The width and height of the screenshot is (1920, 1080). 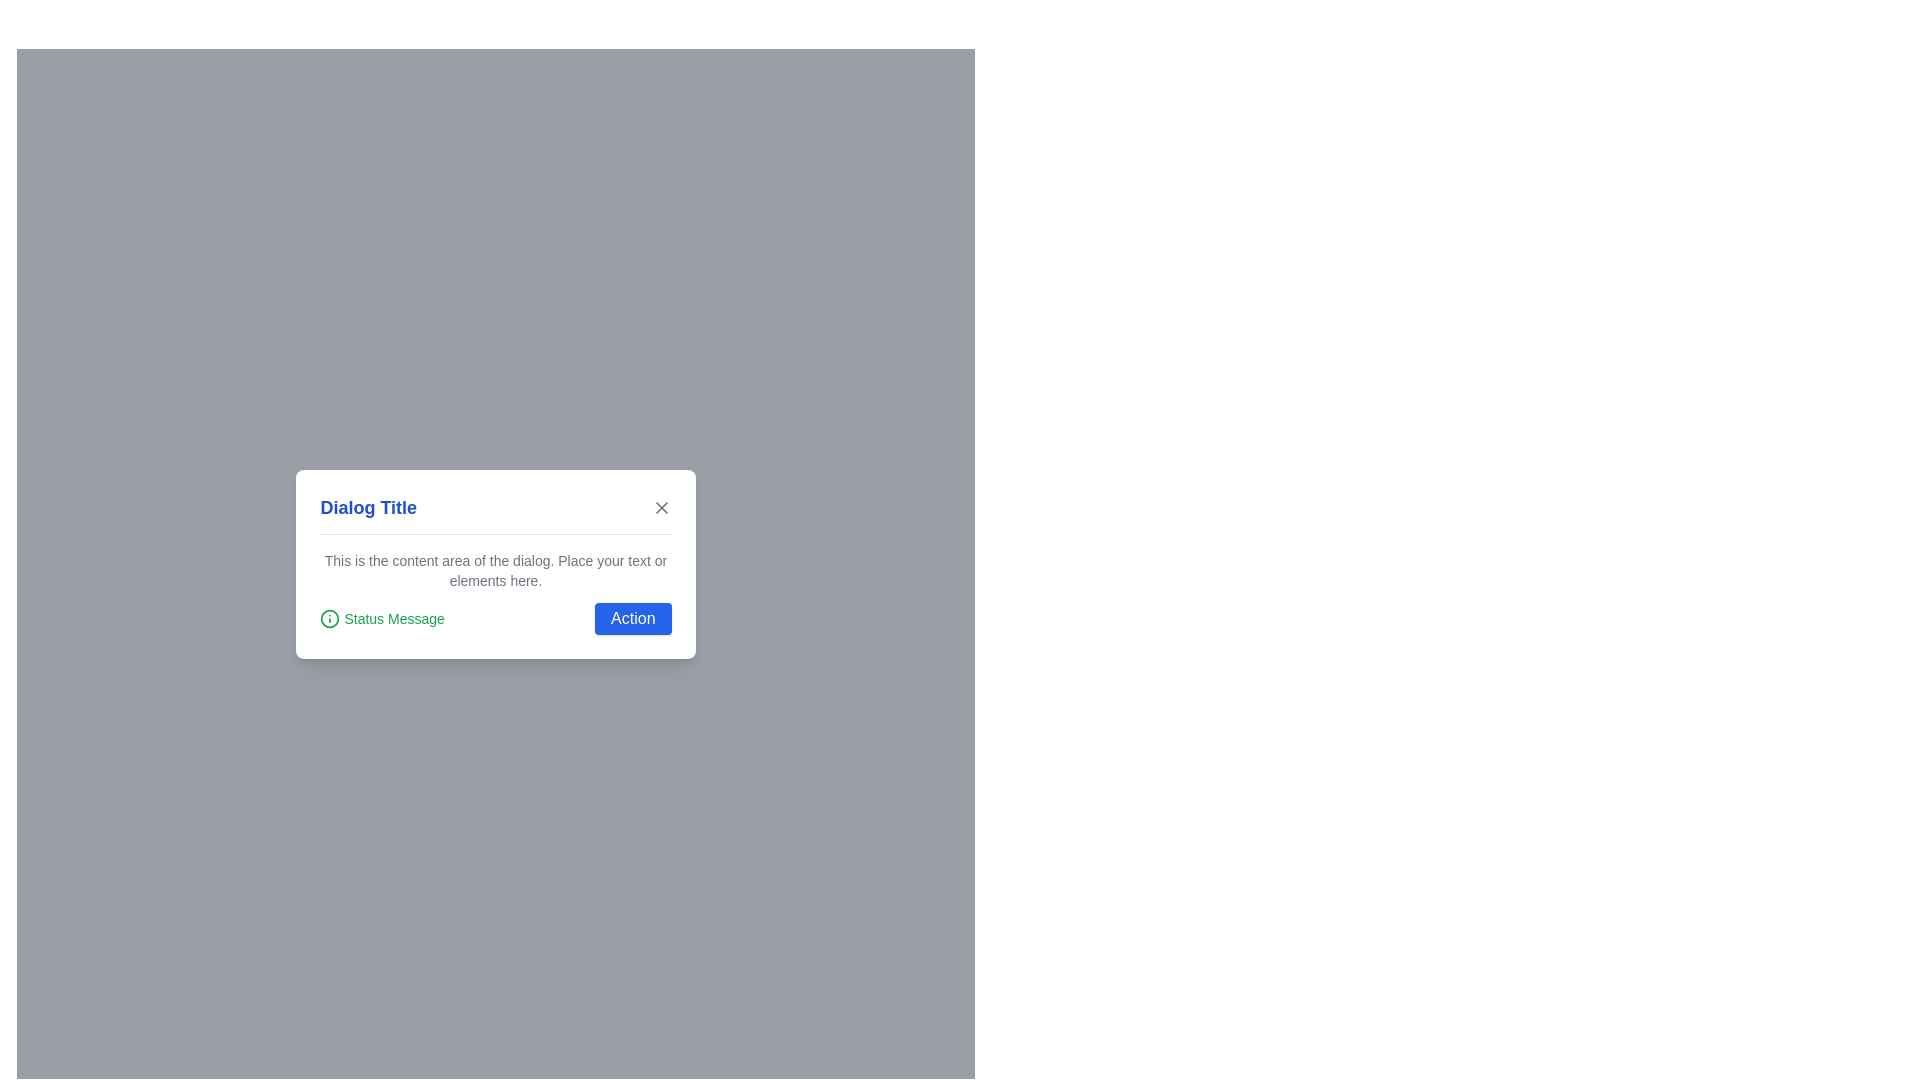 What do you see at coordinates (330, 617) in the screenshot?
I see `the icon located on the left side of the 'Status Message' text, which serves as a graphical indicator` at bounding box center [330, 617].